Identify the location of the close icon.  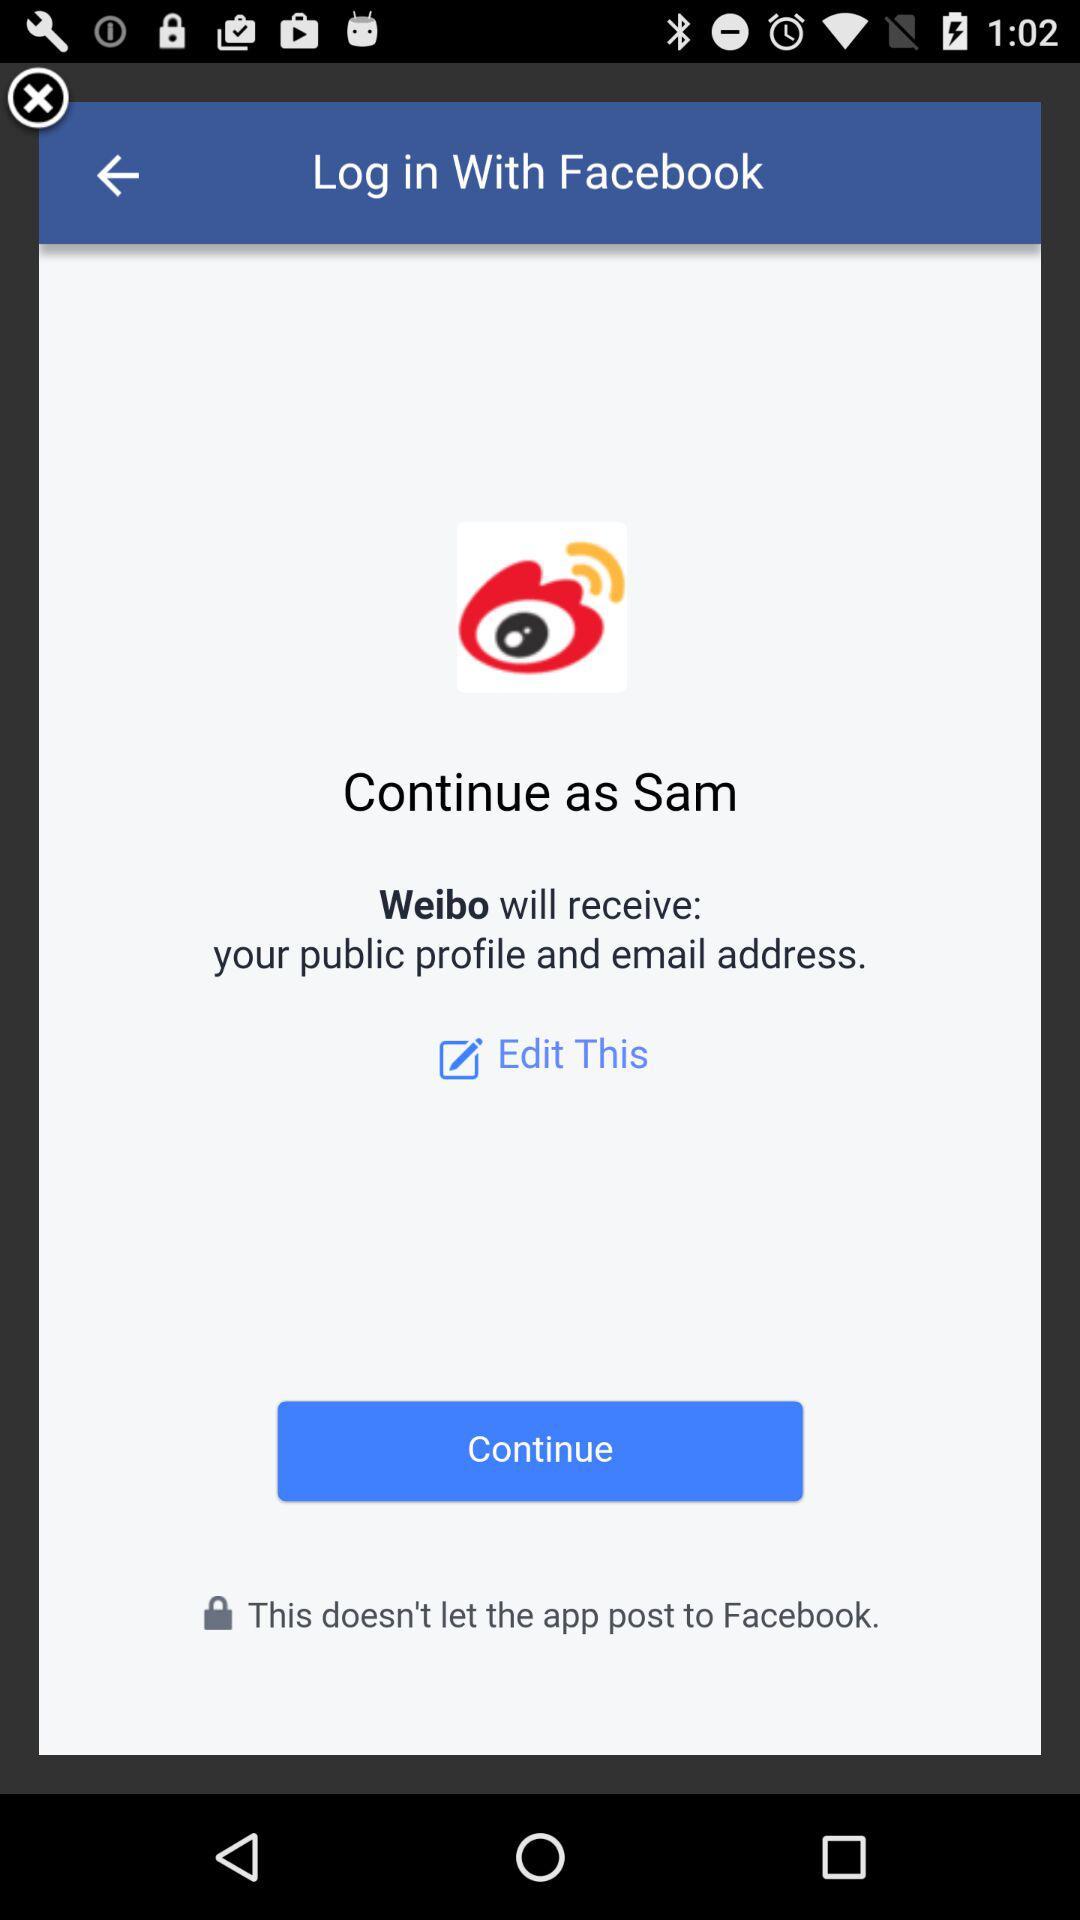
(38, 107).